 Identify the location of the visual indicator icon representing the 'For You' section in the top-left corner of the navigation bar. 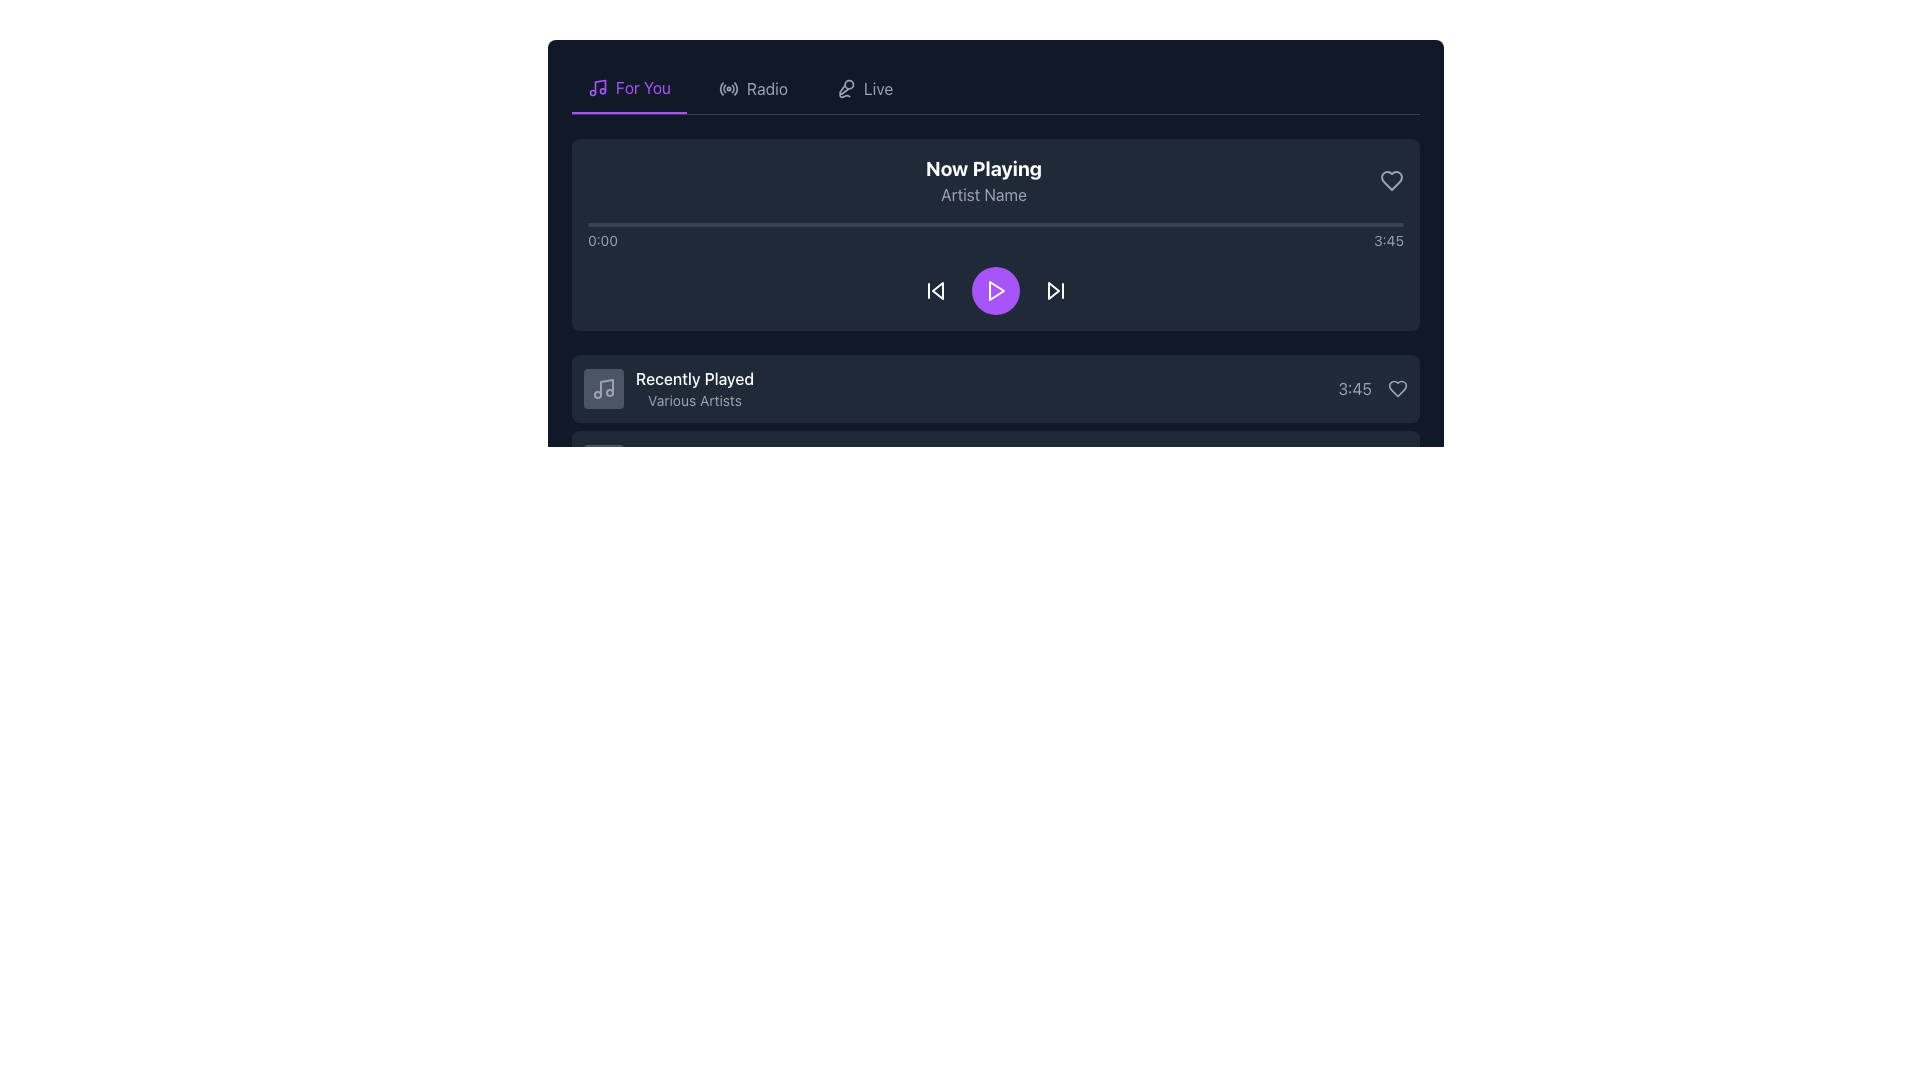
(597, 87).